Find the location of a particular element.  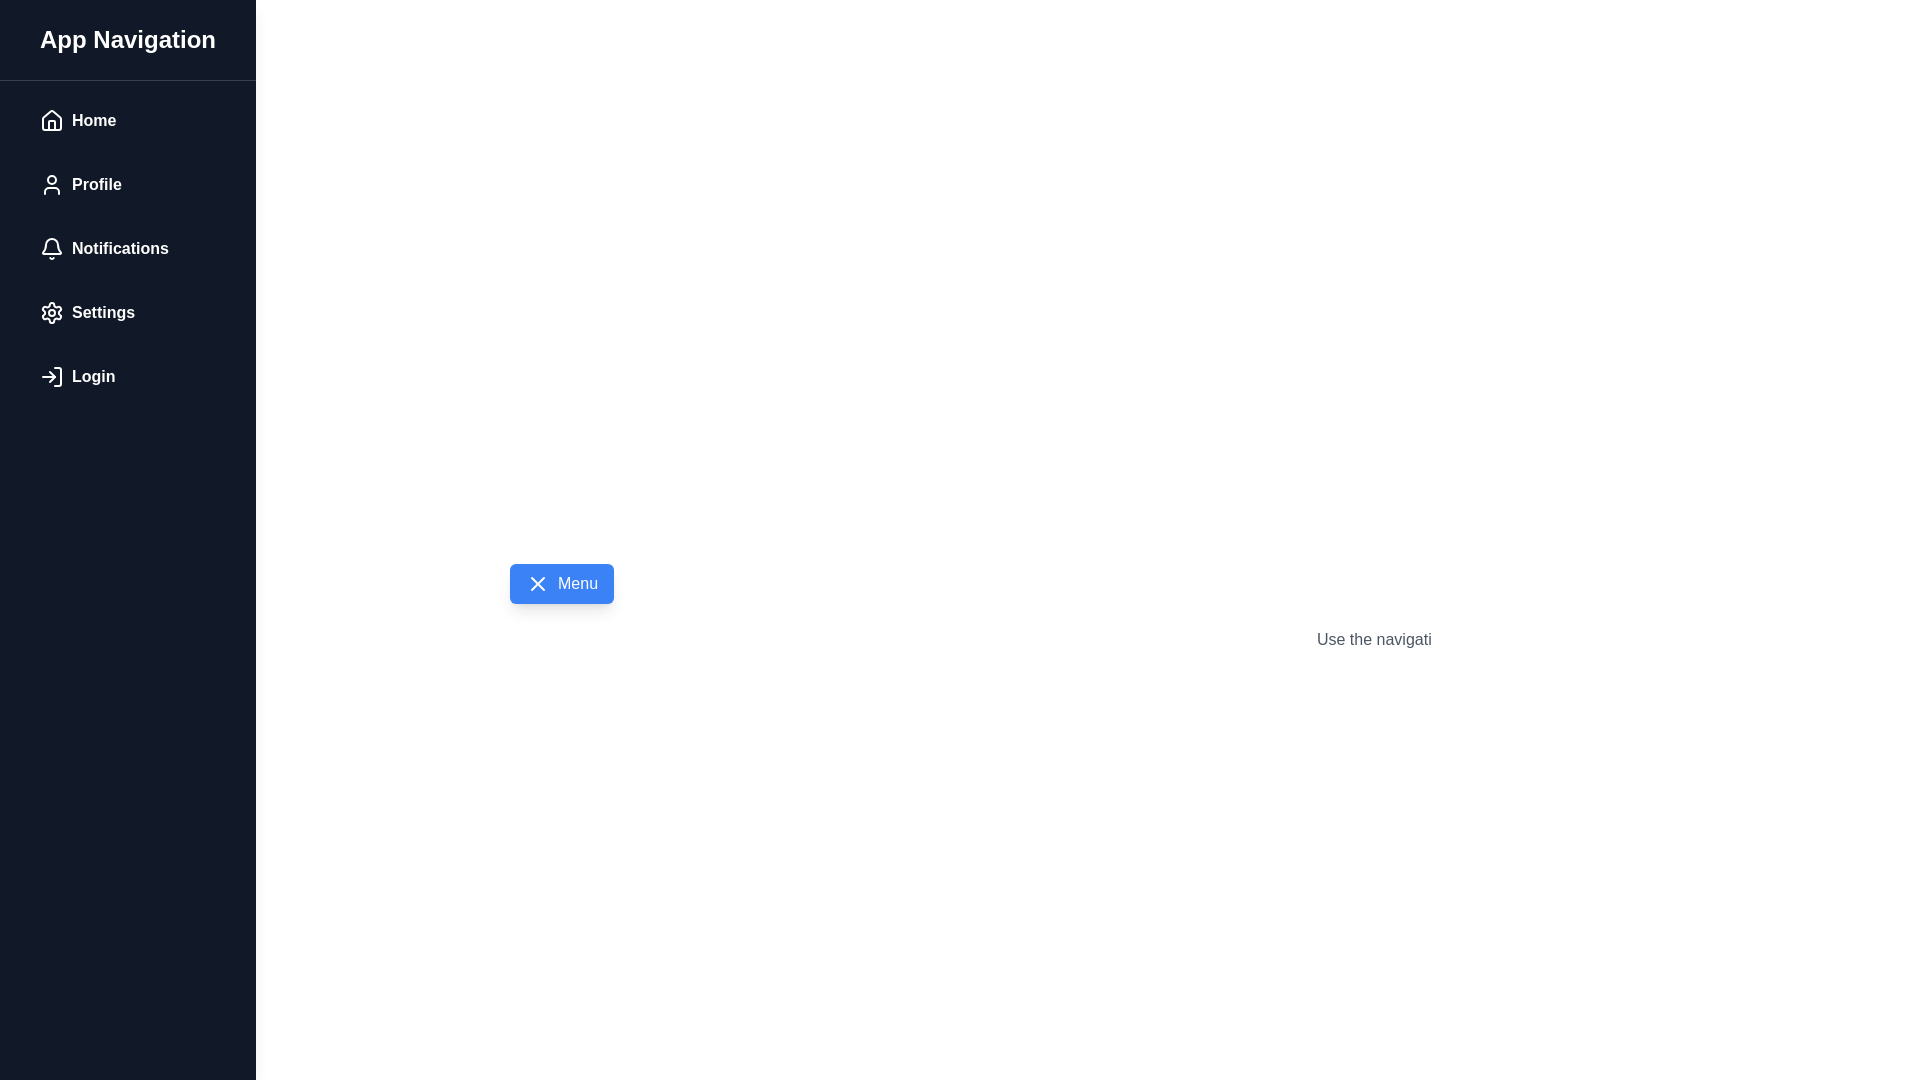

the simplified house-shaped icon located in the vertical navigation menu before the 'Home' label is located at coordinates (52, 119).